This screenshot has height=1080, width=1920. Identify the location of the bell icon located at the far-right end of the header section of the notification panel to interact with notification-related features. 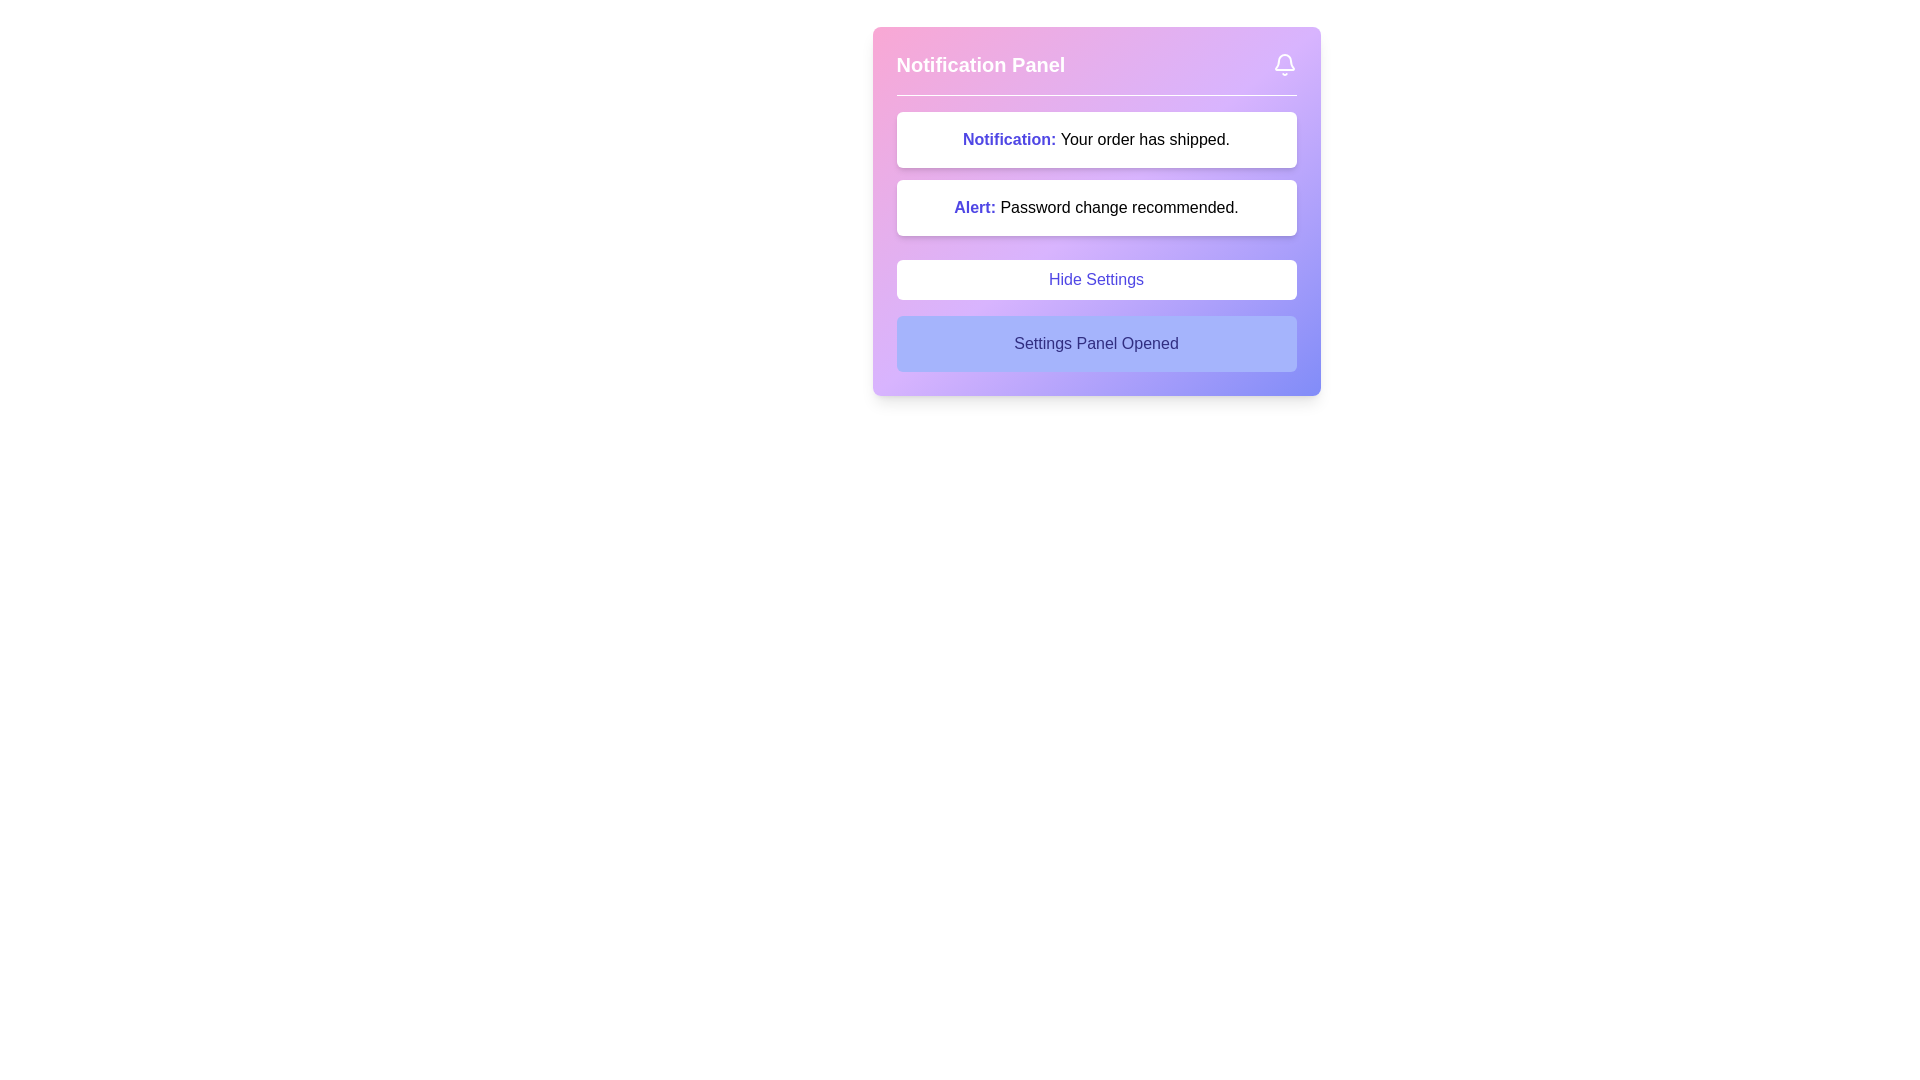
(1284, 64).